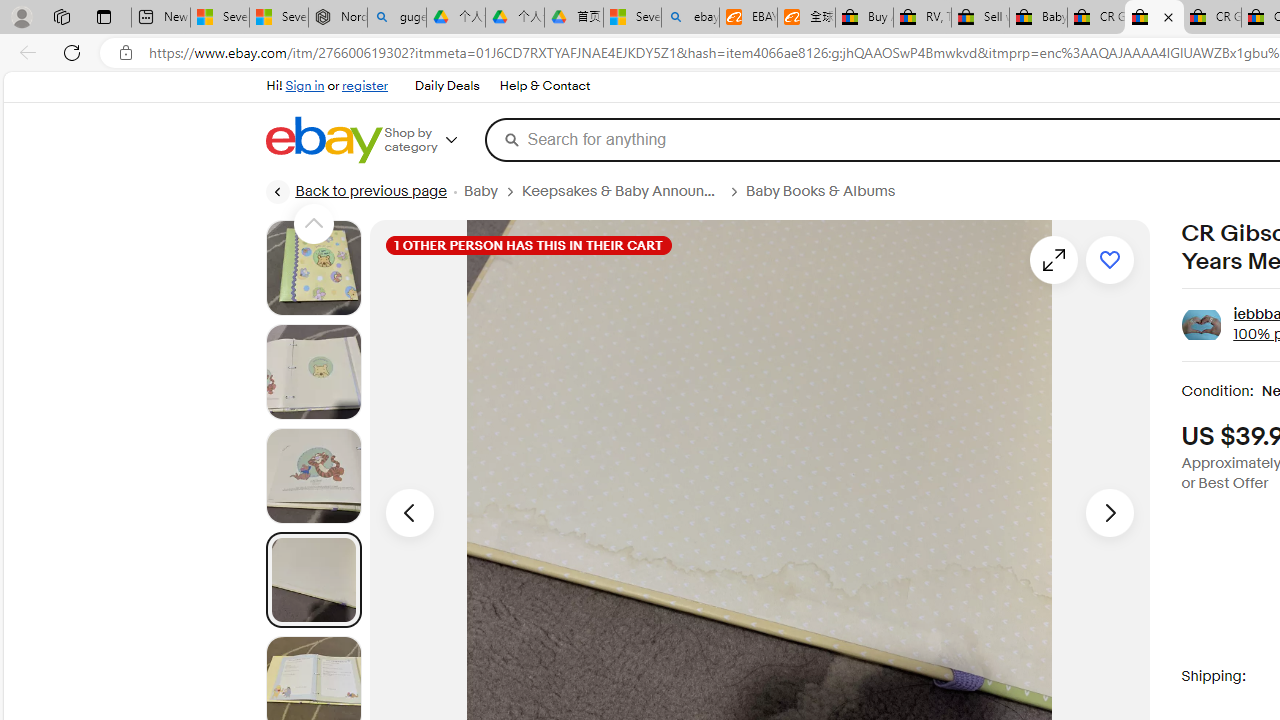 The image size is (1280, 720). Describe the element at coordinates (820, 191) in the screenshot. I see `'Baby Books & Albums'` at that location.